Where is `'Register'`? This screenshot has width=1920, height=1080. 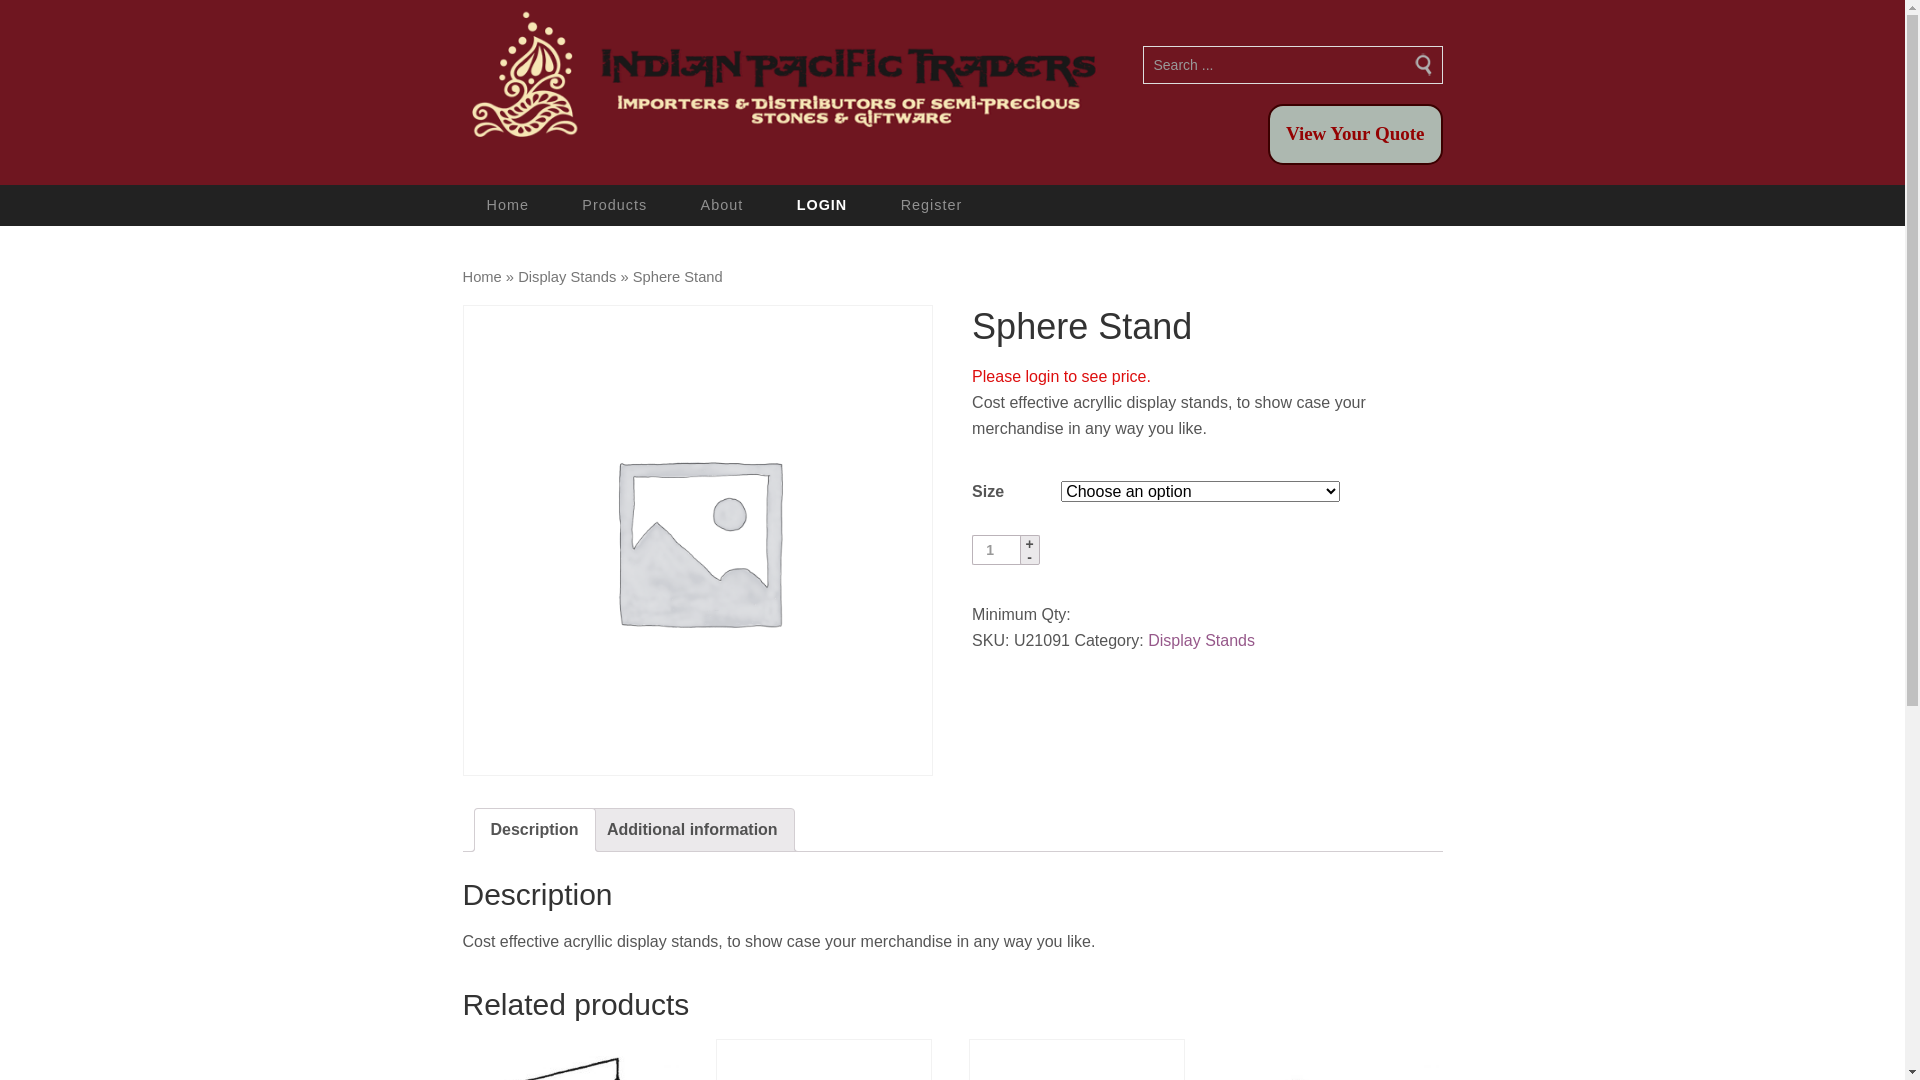 'Register' is located at coordinates (930, 205).